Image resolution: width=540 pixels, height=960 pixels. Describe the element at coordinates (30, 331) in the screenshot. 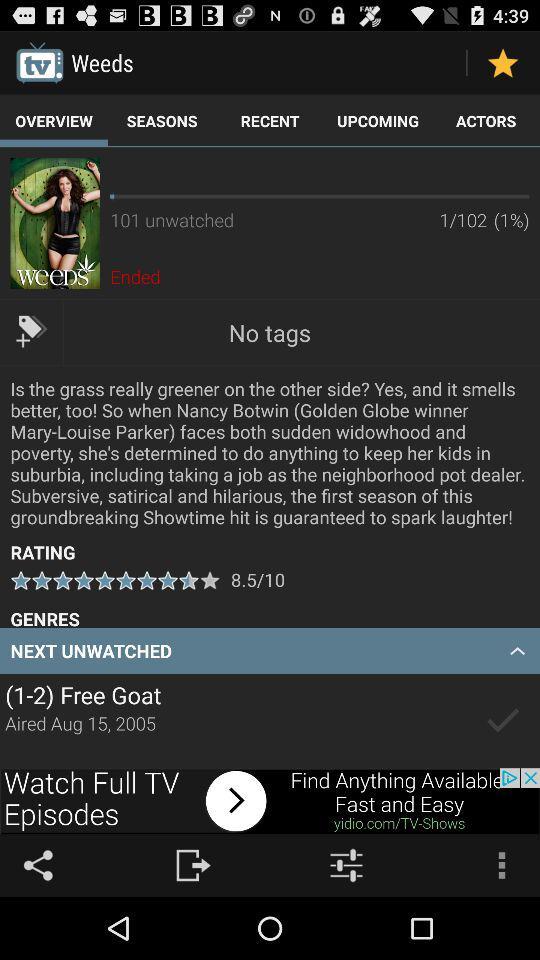

I see `tag` at that location.